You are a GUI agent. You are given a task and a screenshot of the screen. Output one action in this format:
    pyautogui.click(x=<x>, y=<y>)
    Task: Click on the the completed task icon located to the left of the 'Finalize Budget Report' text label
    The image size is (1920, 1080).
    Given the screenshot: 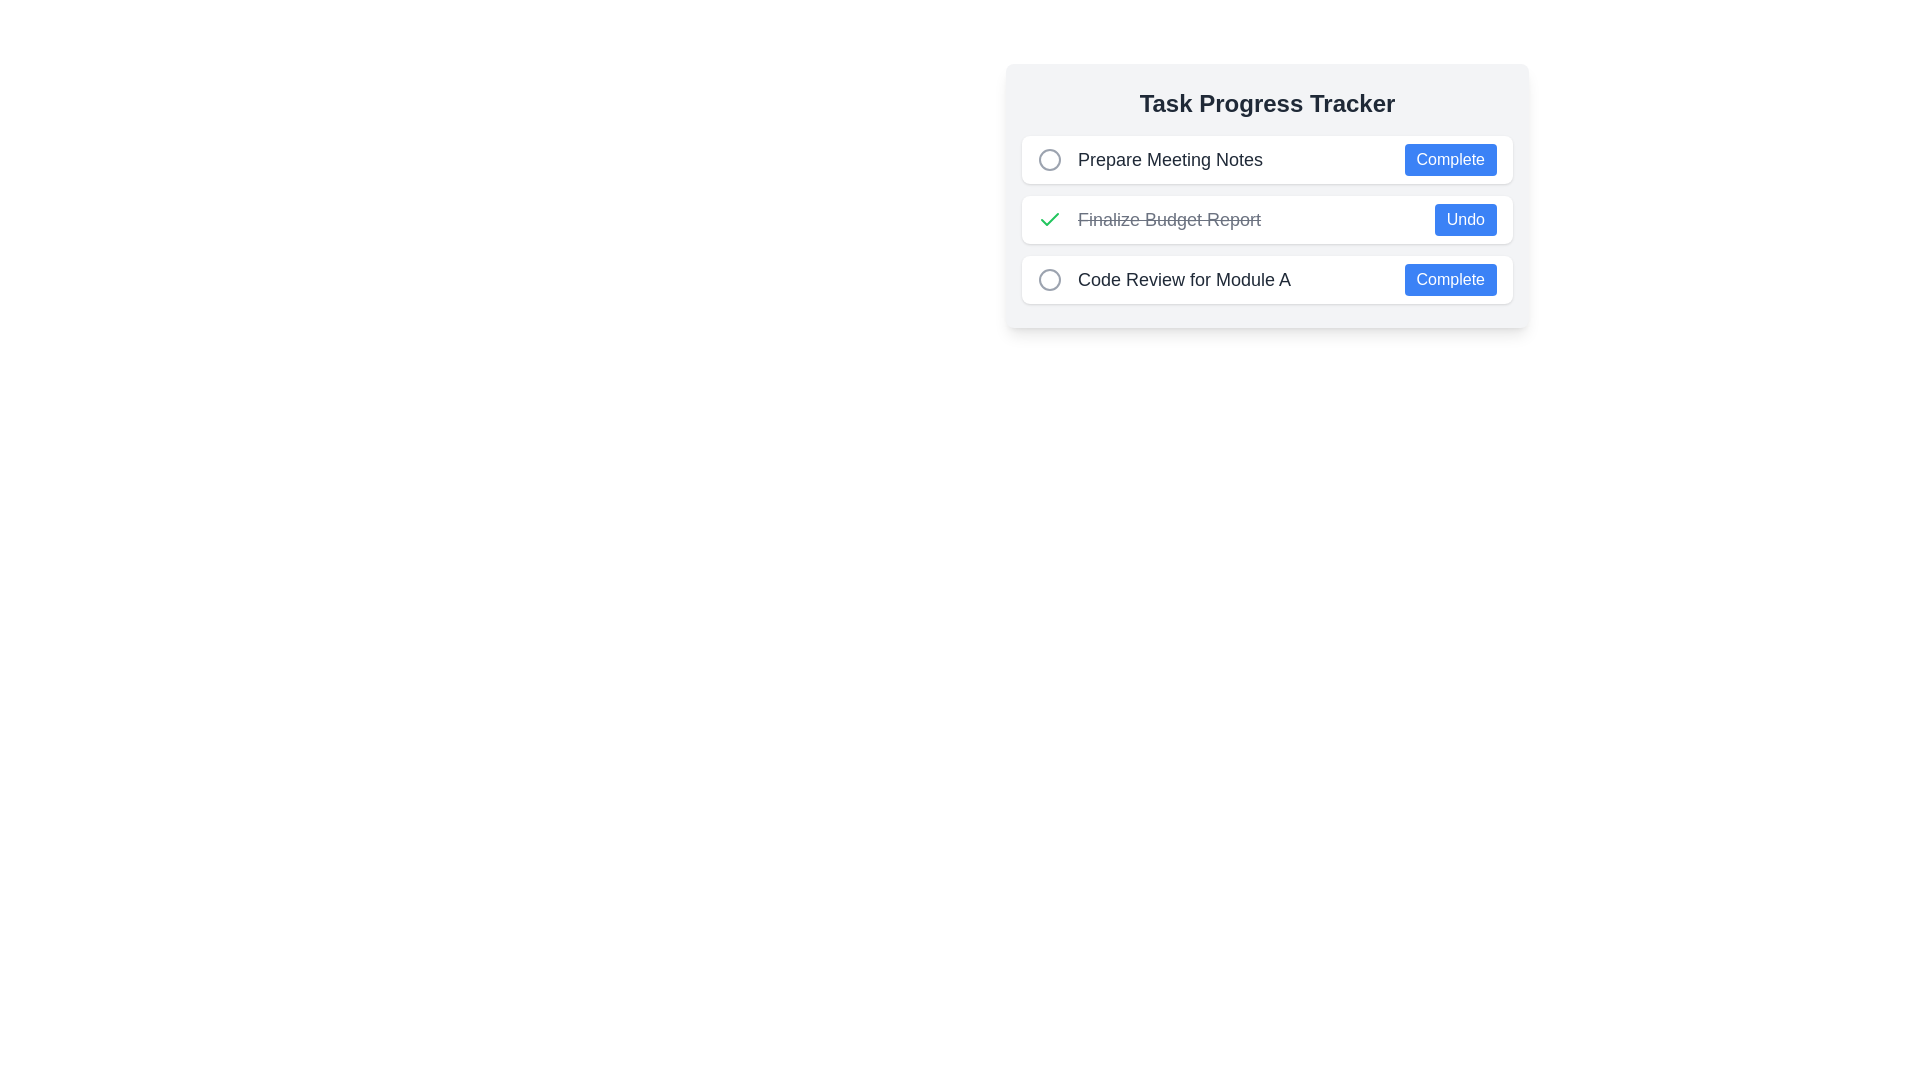 What is the action you would take?
    pyautogui.click(x=1049, y=219)
    